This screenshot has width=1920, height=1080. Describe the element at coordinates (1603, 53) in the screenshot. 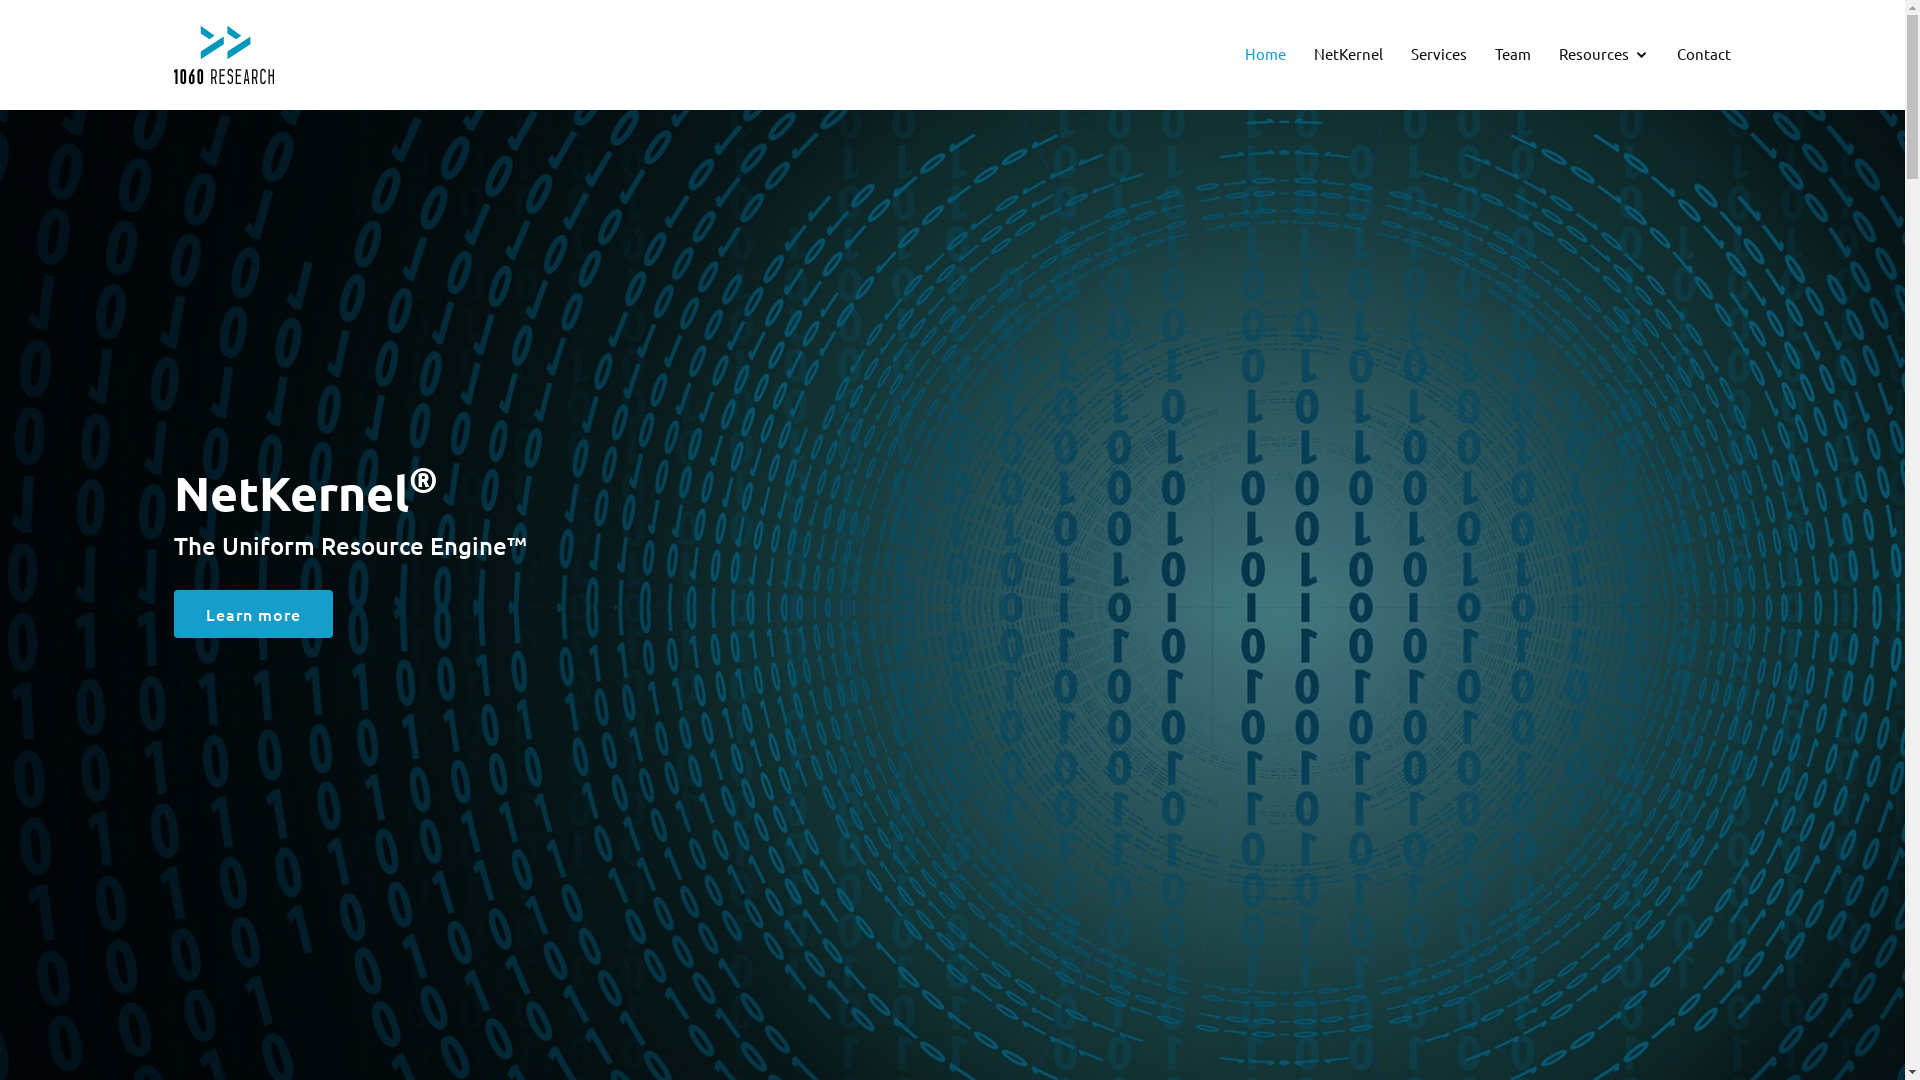

I see `'Resources'` at that location.